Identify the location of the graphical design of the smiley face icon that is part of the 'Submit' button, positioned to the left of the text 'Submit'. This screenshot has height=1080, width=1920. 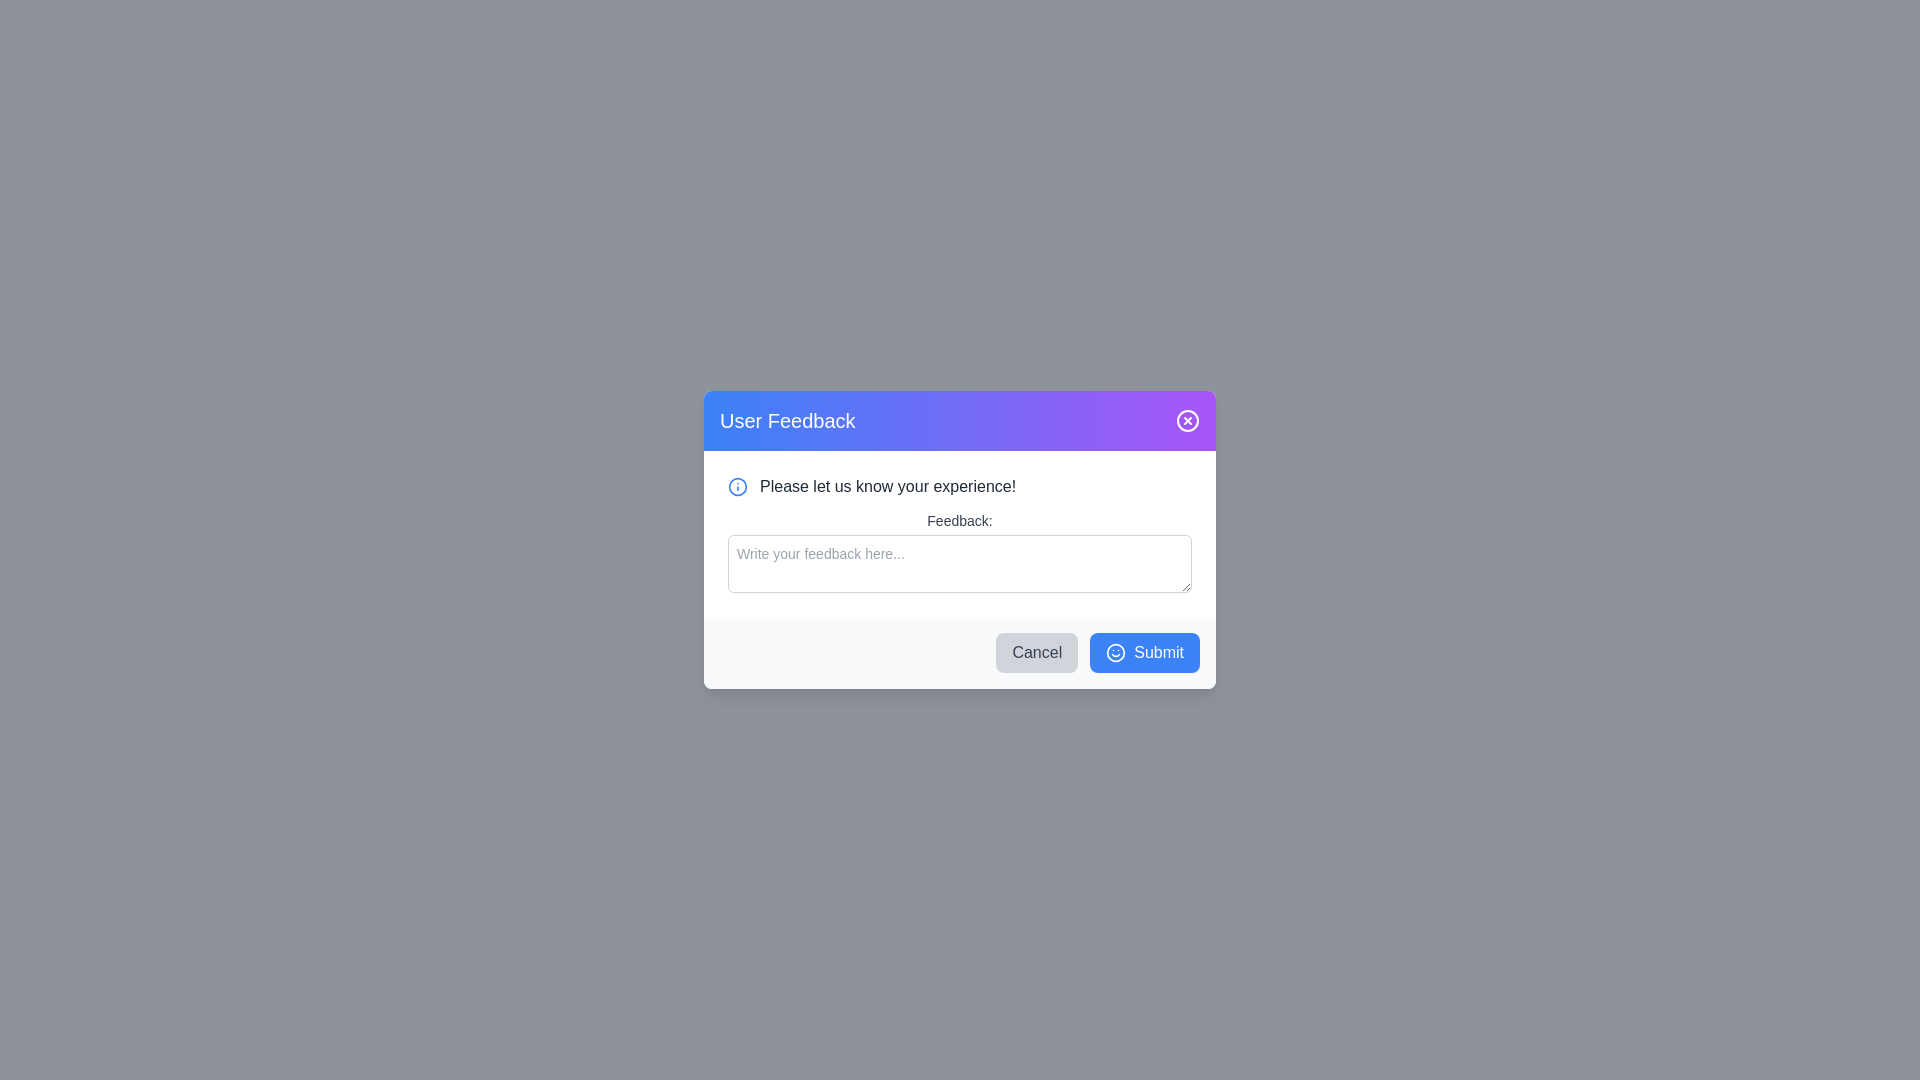
(1115, 652).